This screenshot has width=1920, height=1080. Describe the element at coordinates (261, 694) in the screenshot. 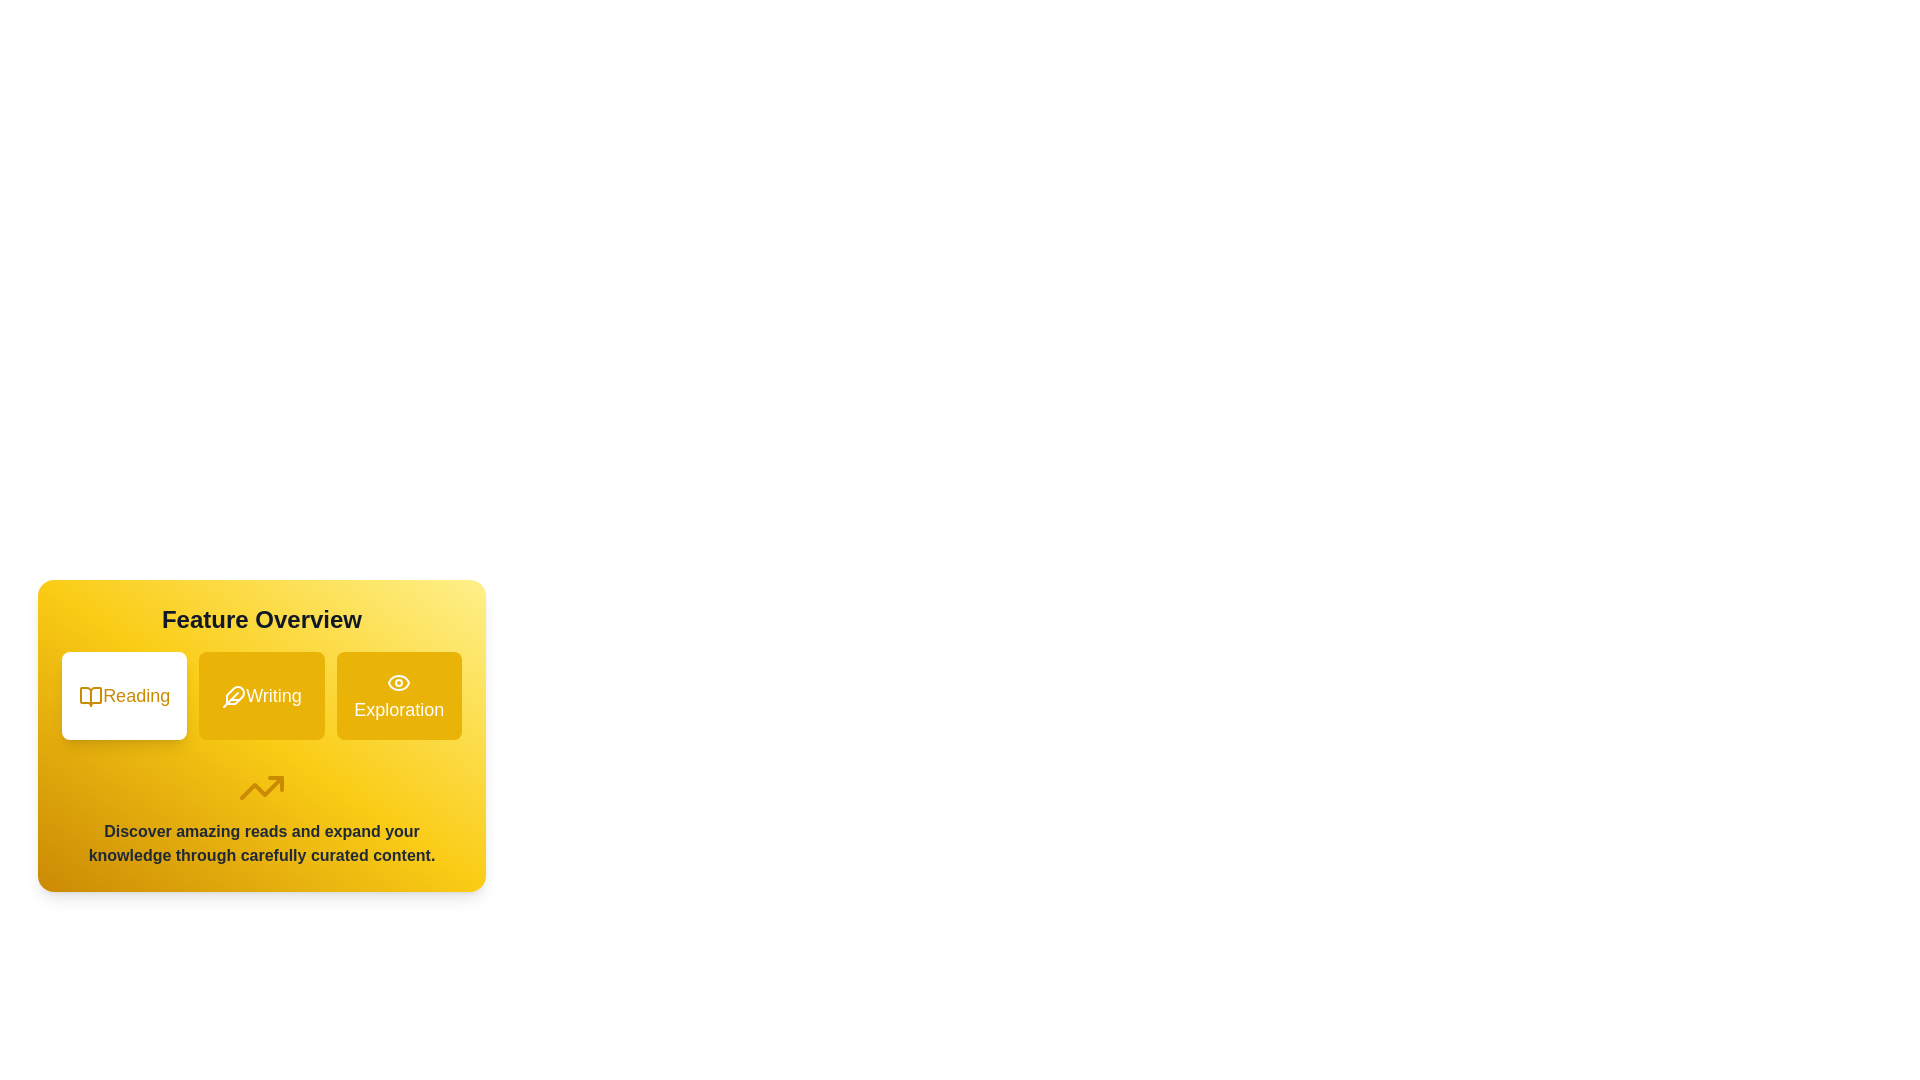

I see `the yellow 'Writing' button with white text and a feather icon` at that location.